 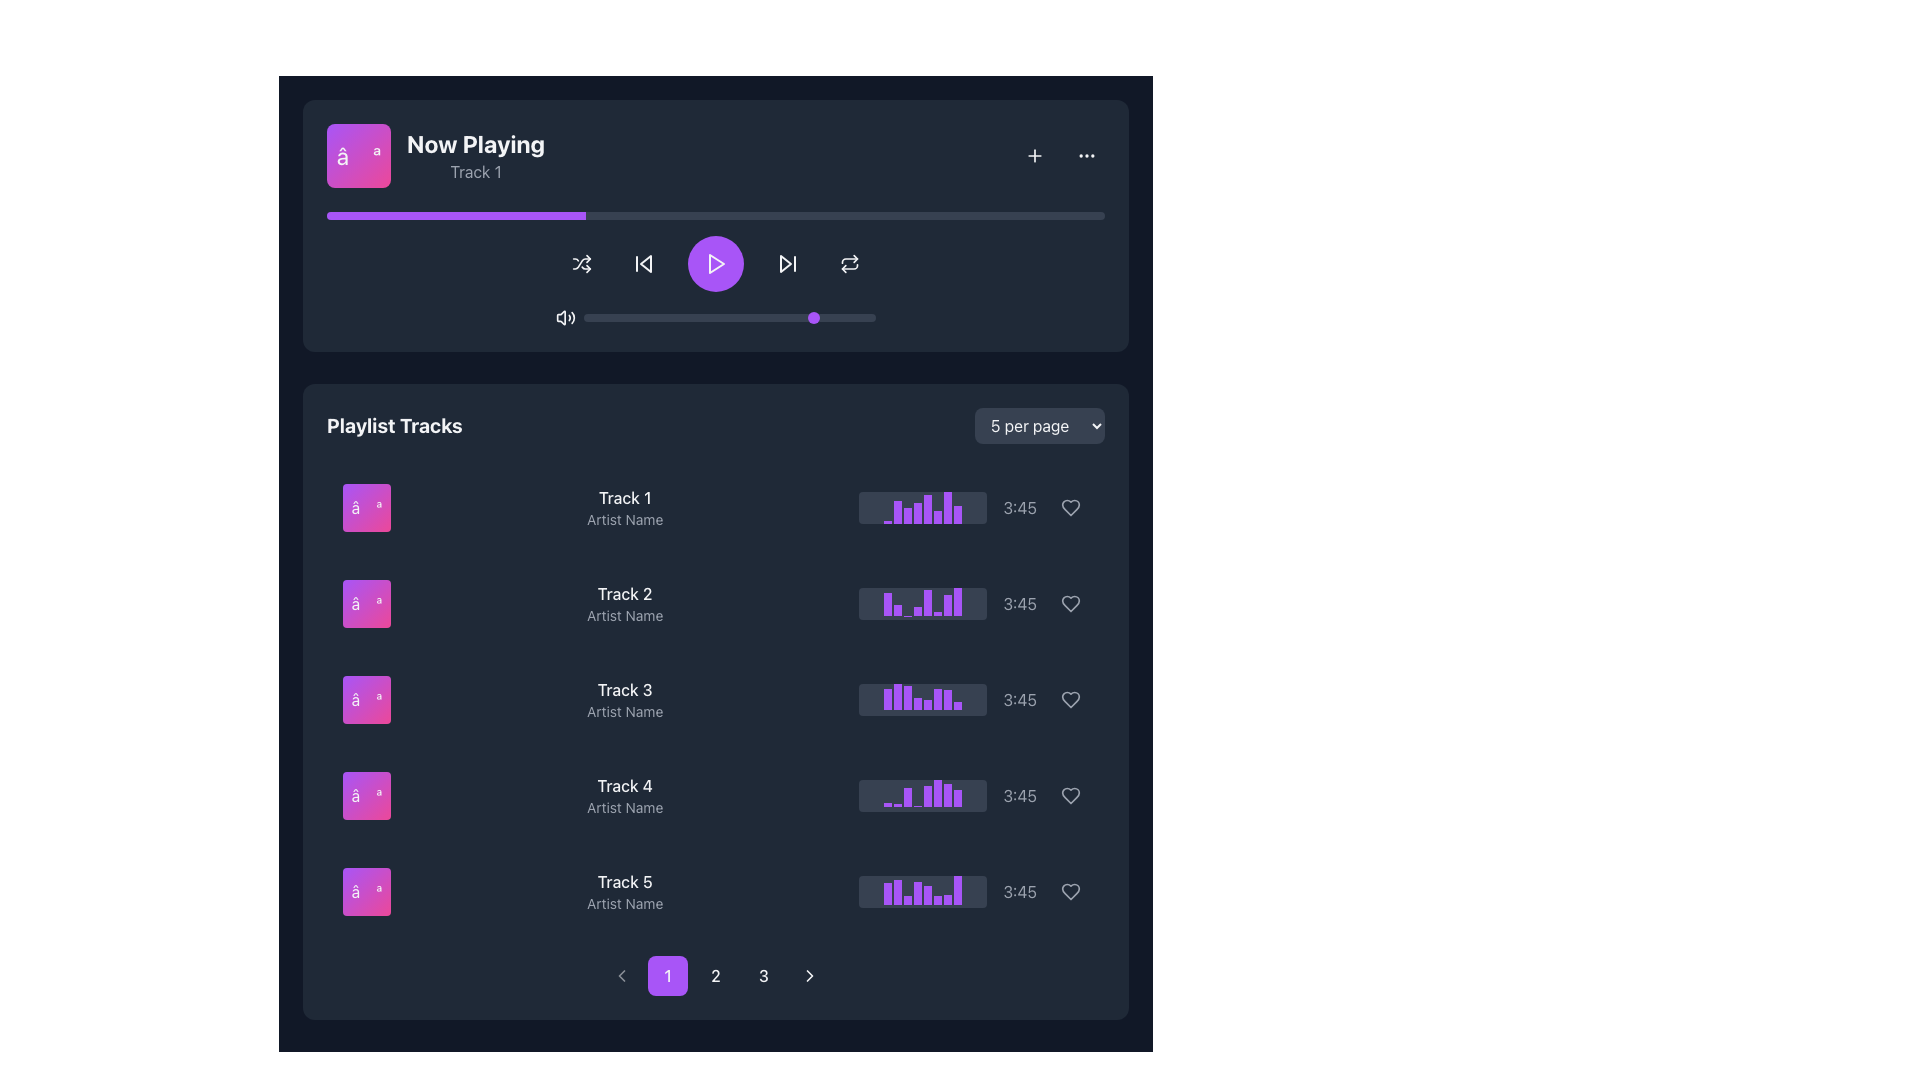 What do you see at coordinates (893, 216) in the screenshot?
I see `playback progress` at bounding box center [893, 216].